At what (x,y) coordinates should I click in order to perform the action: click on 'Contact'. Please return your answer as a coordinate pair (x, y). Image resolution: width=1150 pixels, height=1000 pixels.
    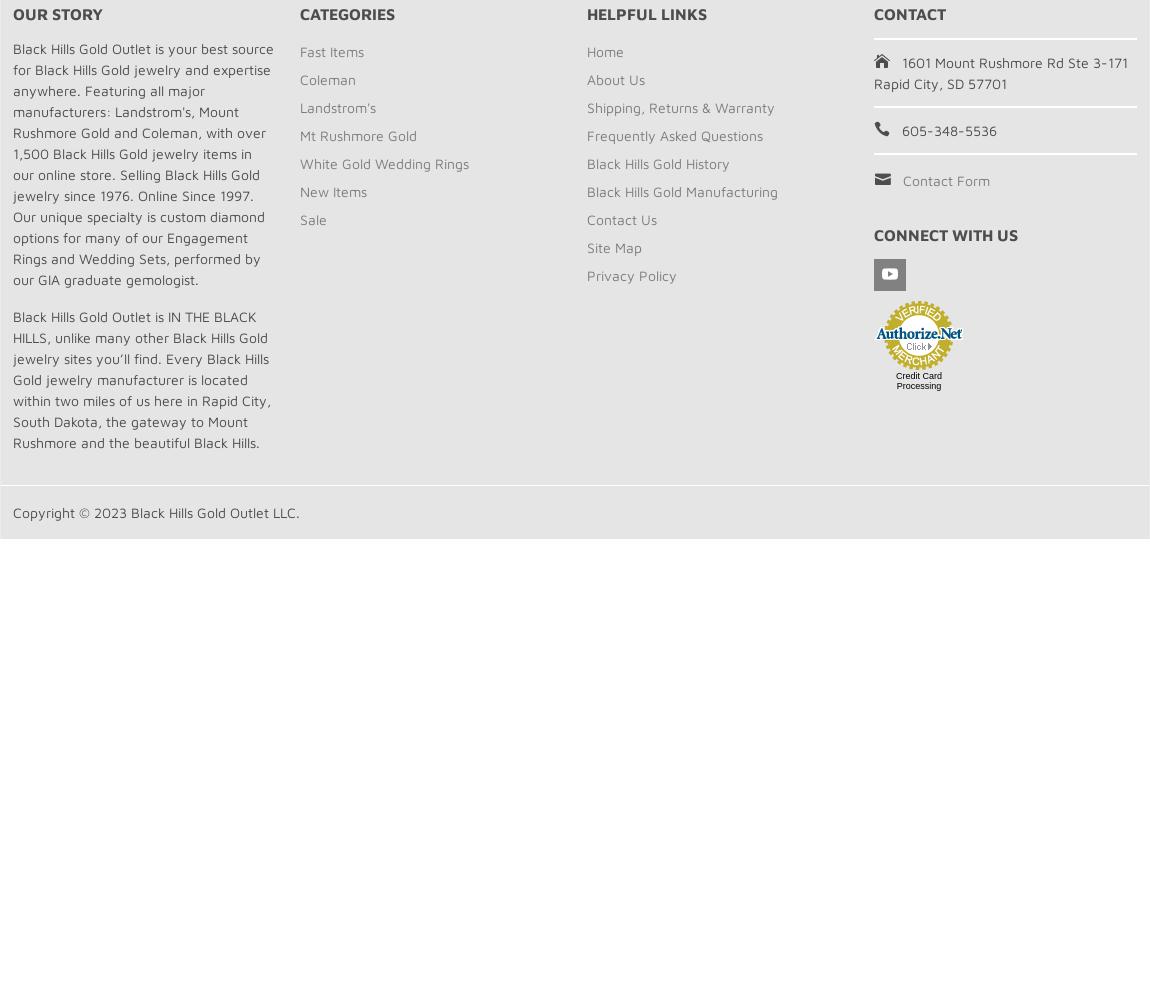
    Looking at the image, I should click on (874, 14).